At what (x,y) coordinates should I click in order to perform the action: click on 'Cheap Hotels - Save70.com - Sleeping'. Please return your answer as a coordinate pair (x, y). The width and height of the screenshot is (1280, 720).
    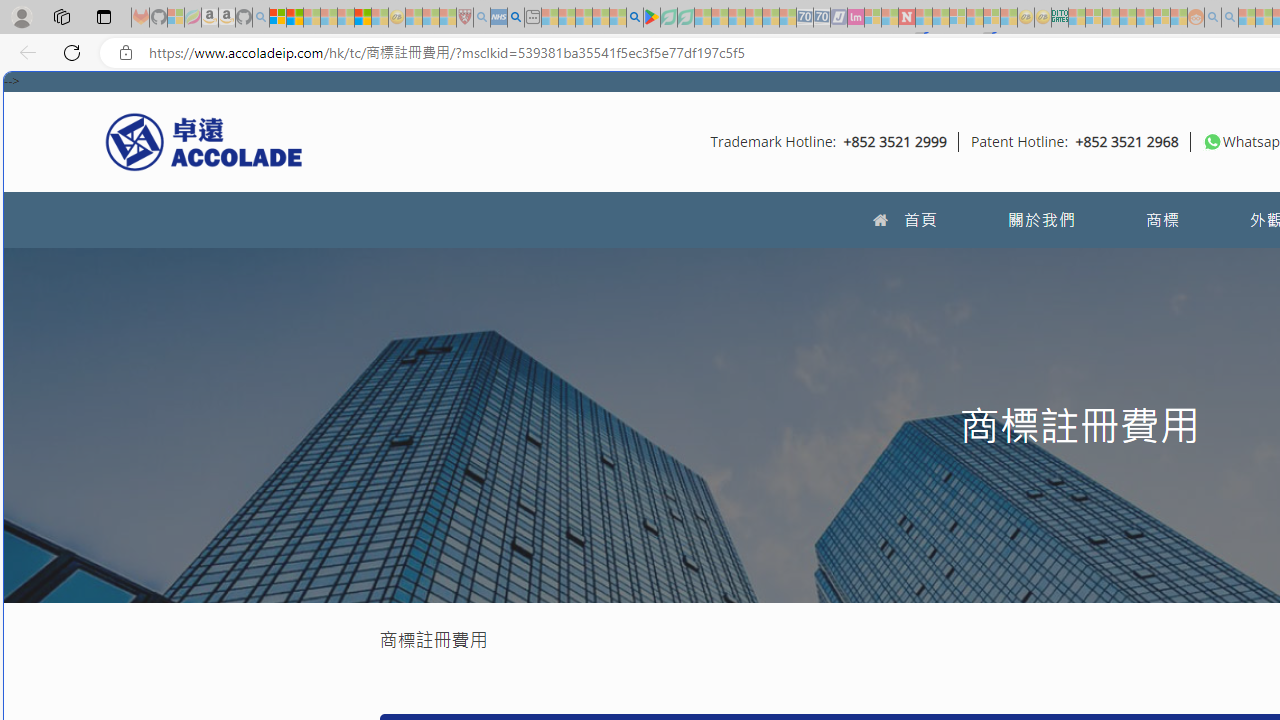
    Looking at the image, I should click on (821, 17).